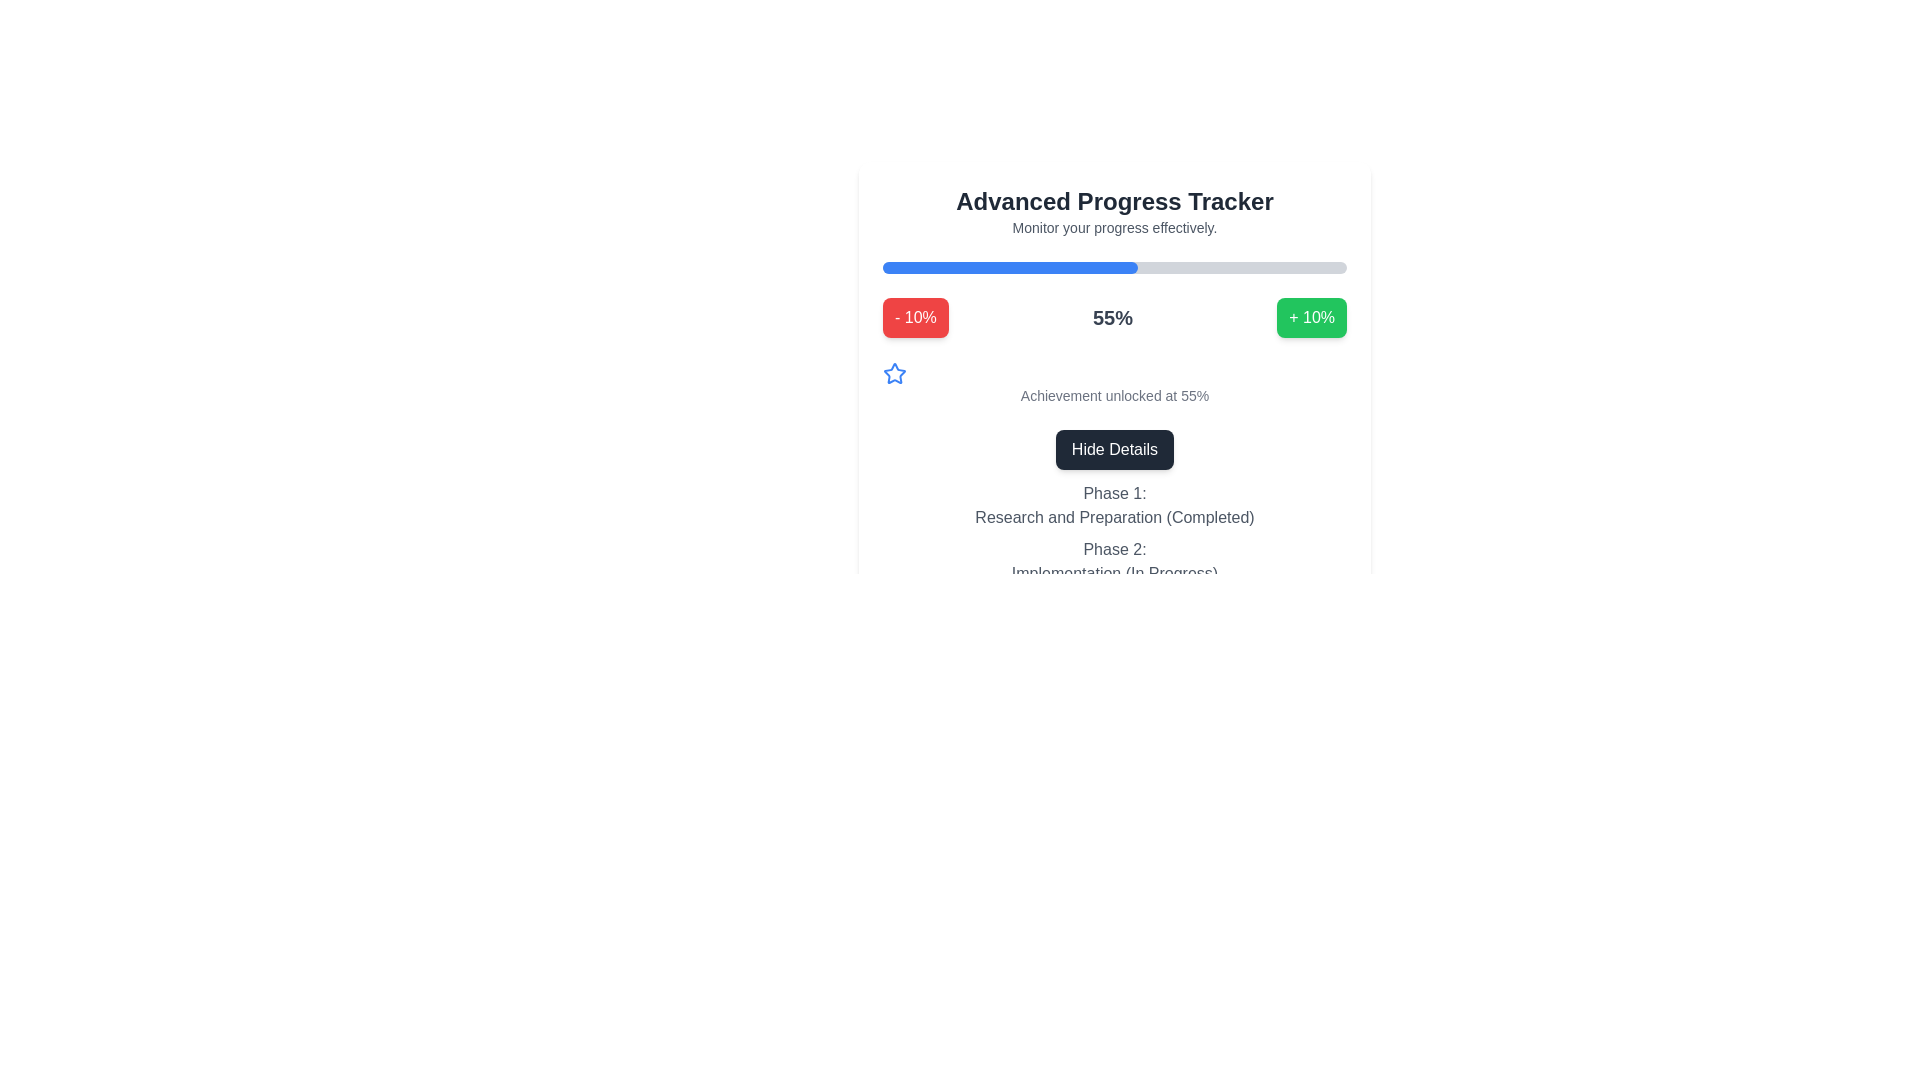 This screenshot has width=1920, height=1080. What do you see at coordinates (1113, 384) in the screenshot?
I see `the label displaying 'Achievement unlocked at 55%' with a blue star icon to its left, located beneath the '55%' progress indicator and above the 'Hide Details' button` at bounding box center [1113, 384].